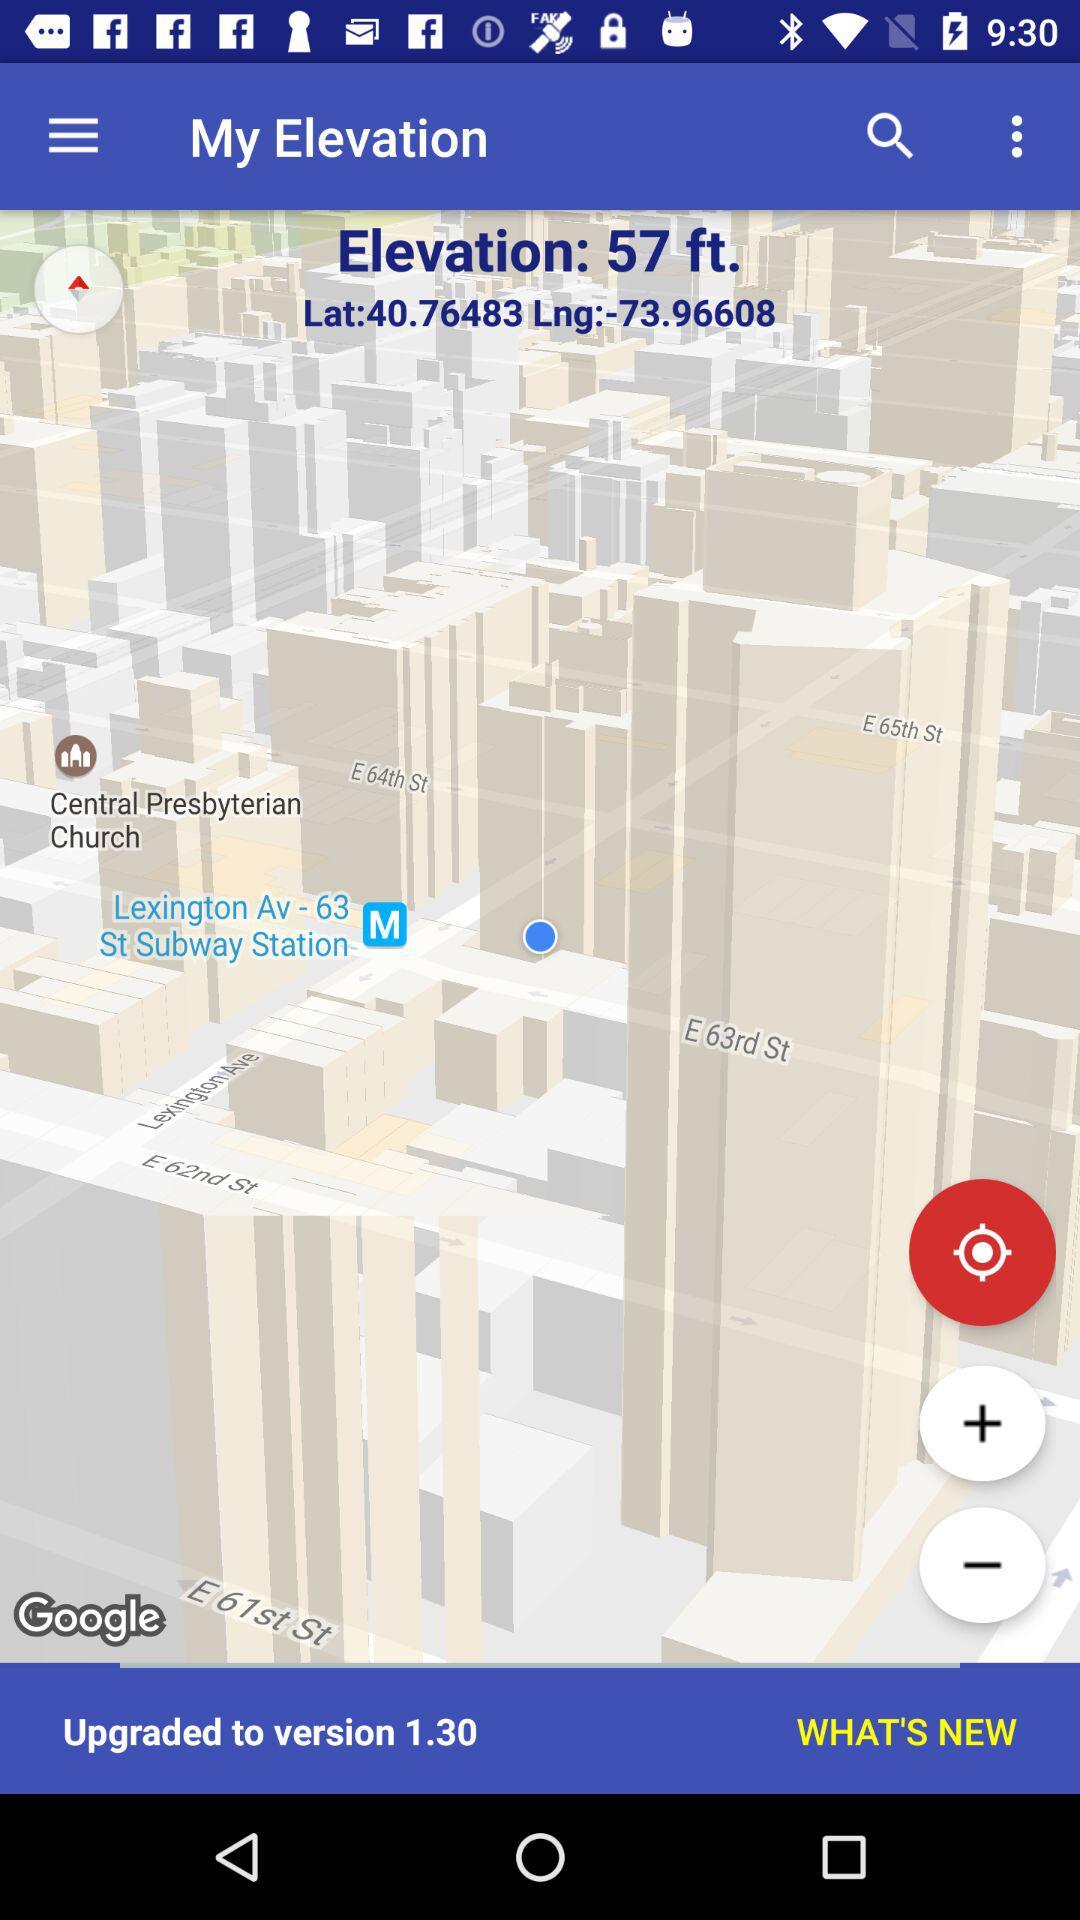 This screenshot has width=1080, height=1920. Describe the element at coordinates (981, 1564) in the screenshot. I see `zoom out option` at that location.